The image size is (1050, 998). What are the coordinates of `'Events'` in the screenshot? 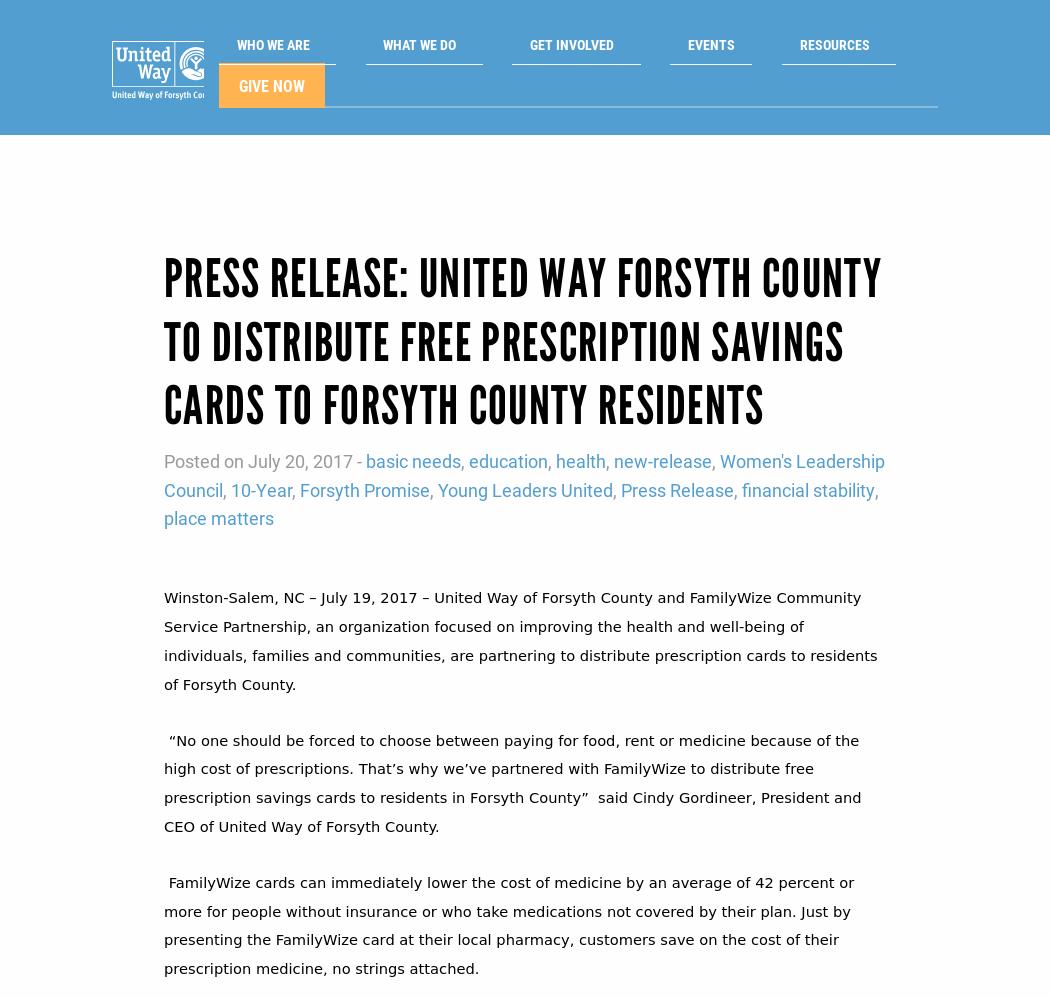 It's located at (685, 49).